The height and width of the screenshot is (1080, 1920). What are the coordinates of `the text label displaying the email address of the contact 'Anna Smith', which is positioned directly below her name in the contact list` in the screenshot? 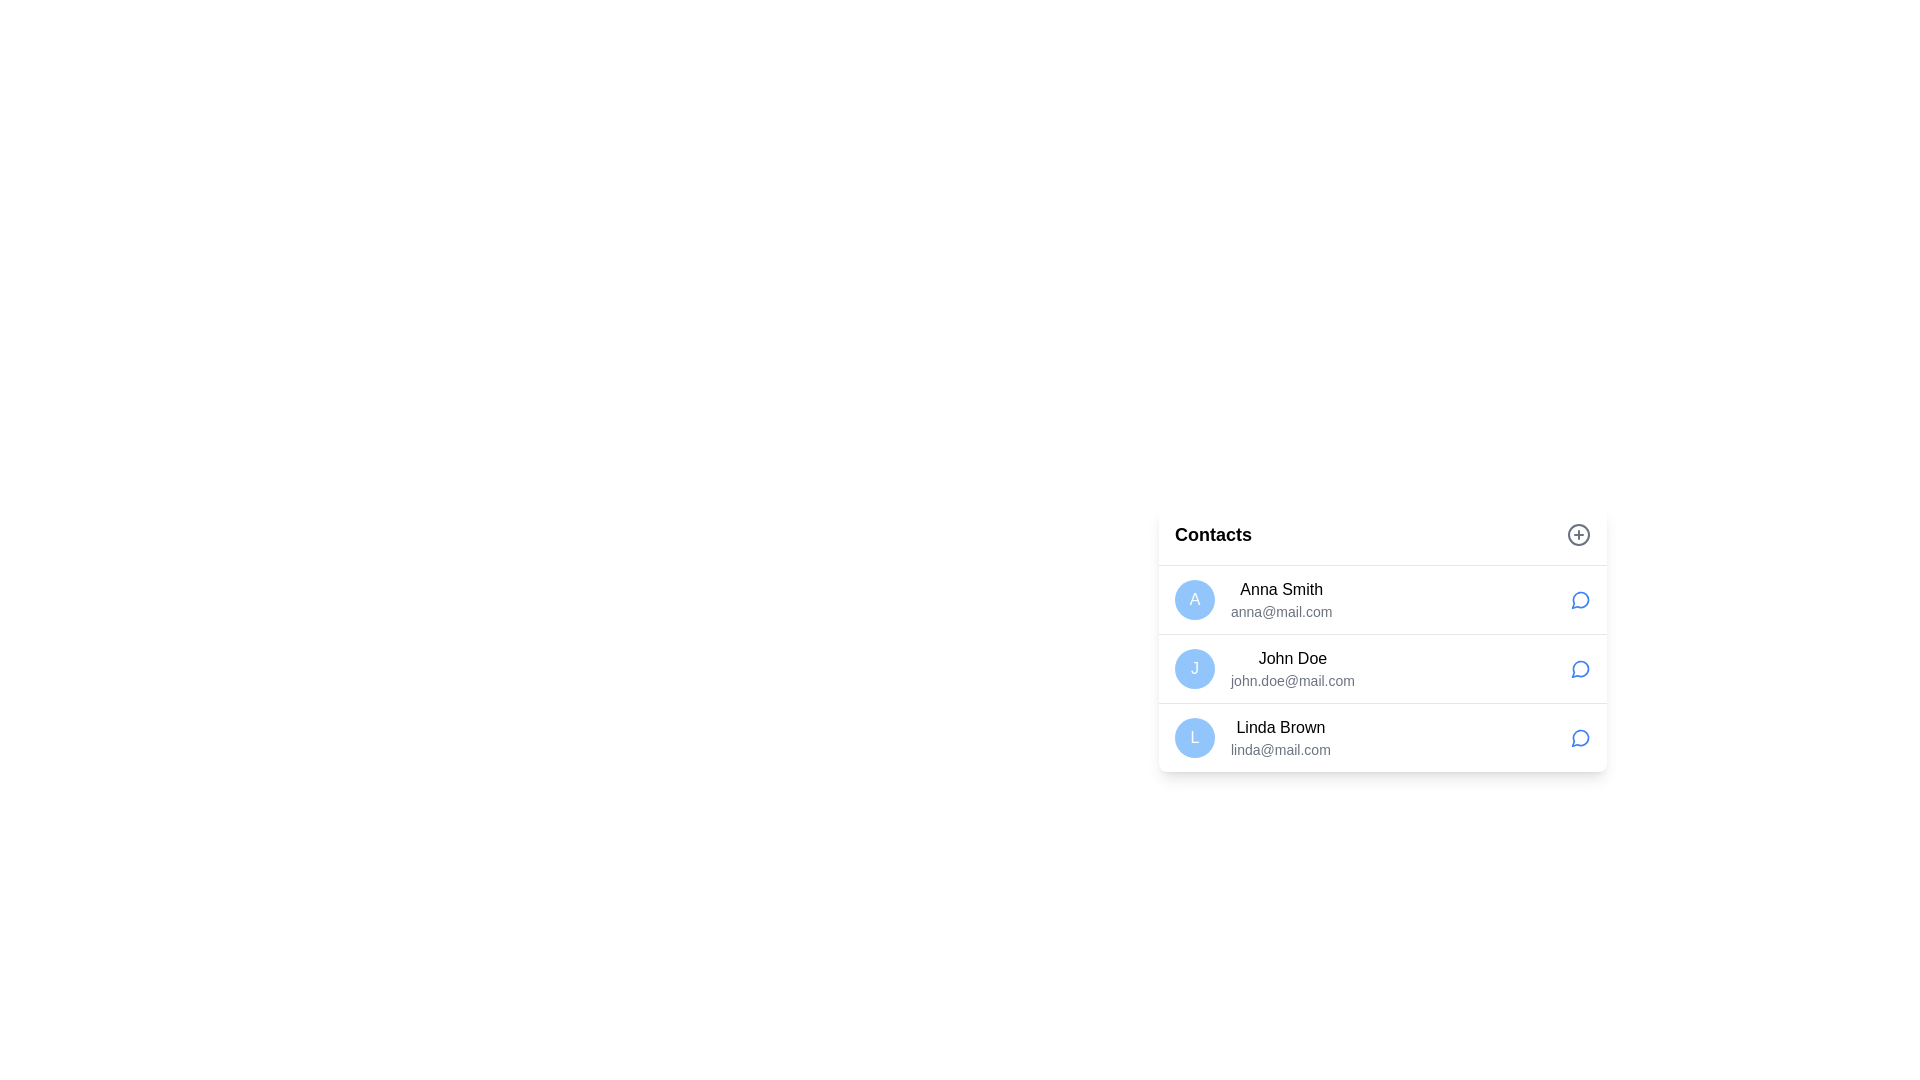 It's located at (1281, 611).